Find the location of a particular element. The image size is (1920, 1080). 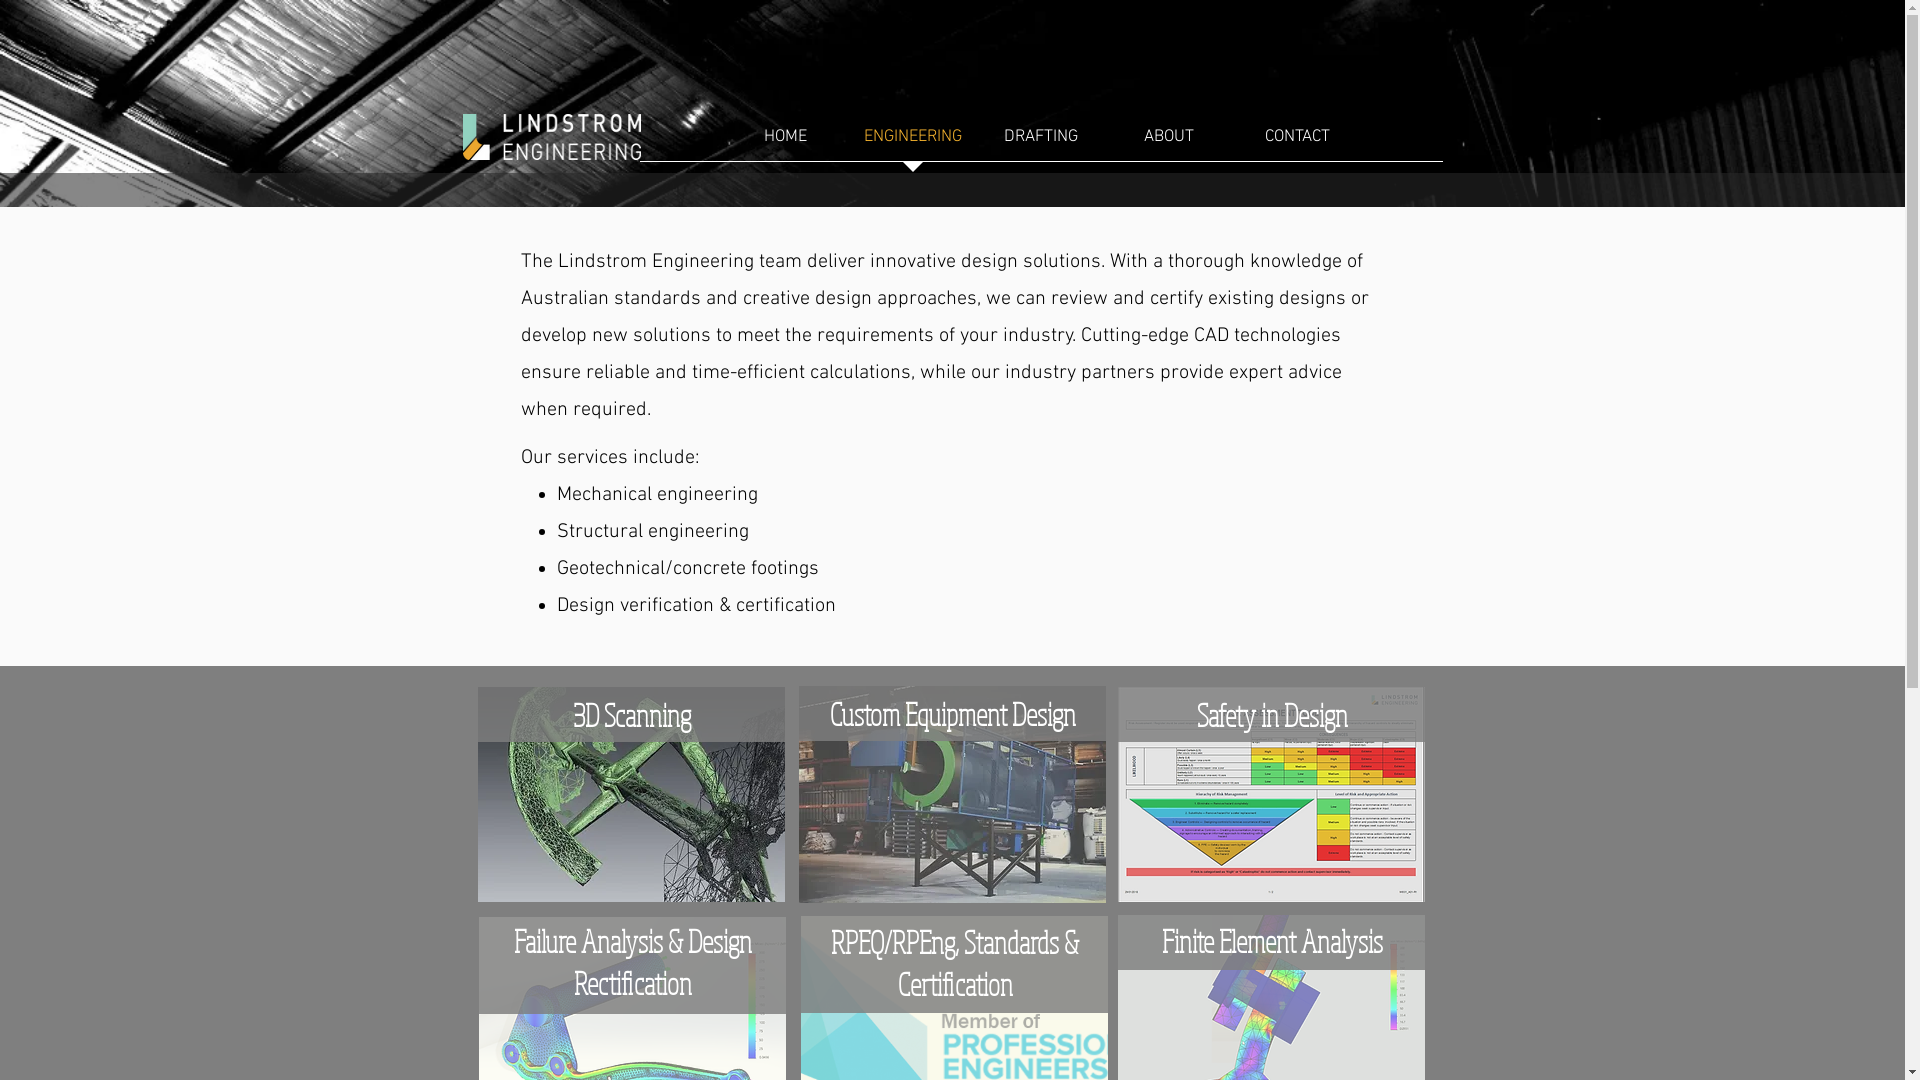

'HOME' is located at coordinates (784, 142).